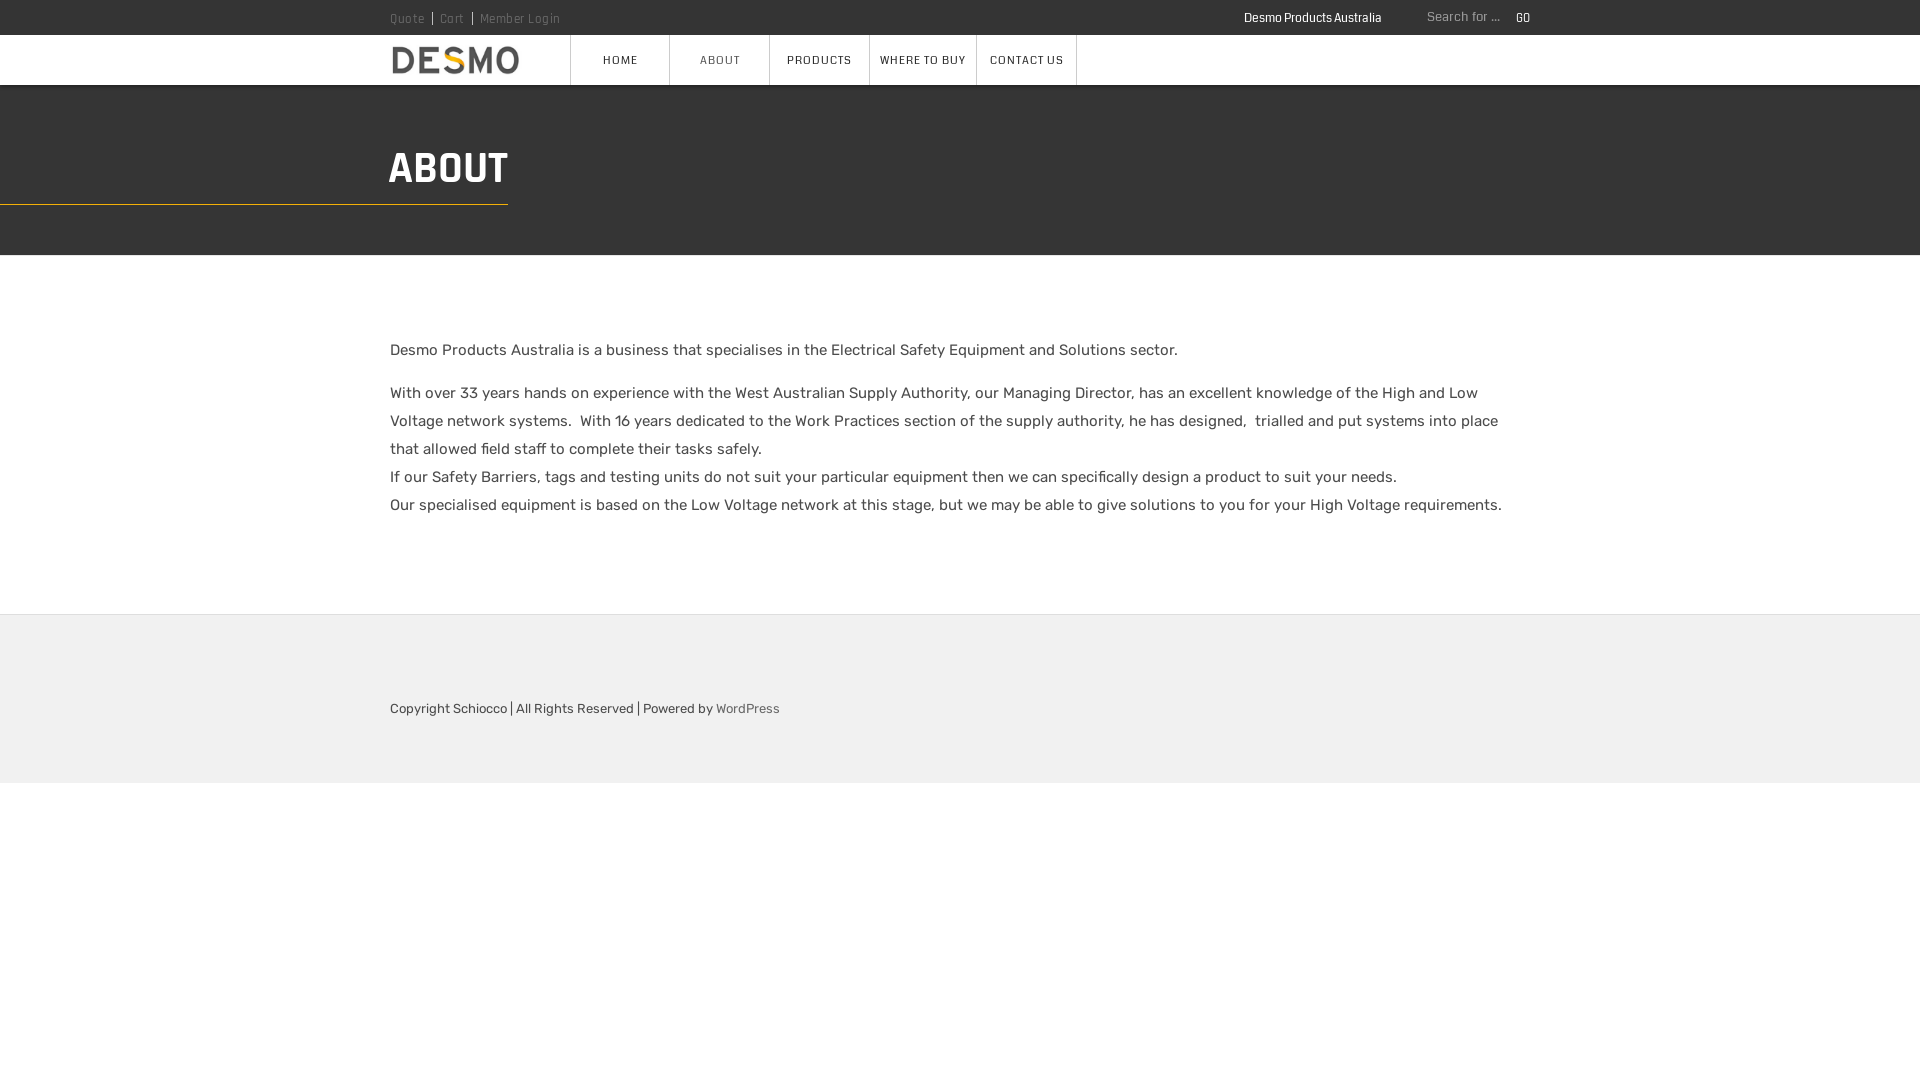 Image resolution: width=1920 pixels, height=1080 pixels. Describe the element at coordinates (747, 706) in the screenshot. I see `'WordPress'` at that location.